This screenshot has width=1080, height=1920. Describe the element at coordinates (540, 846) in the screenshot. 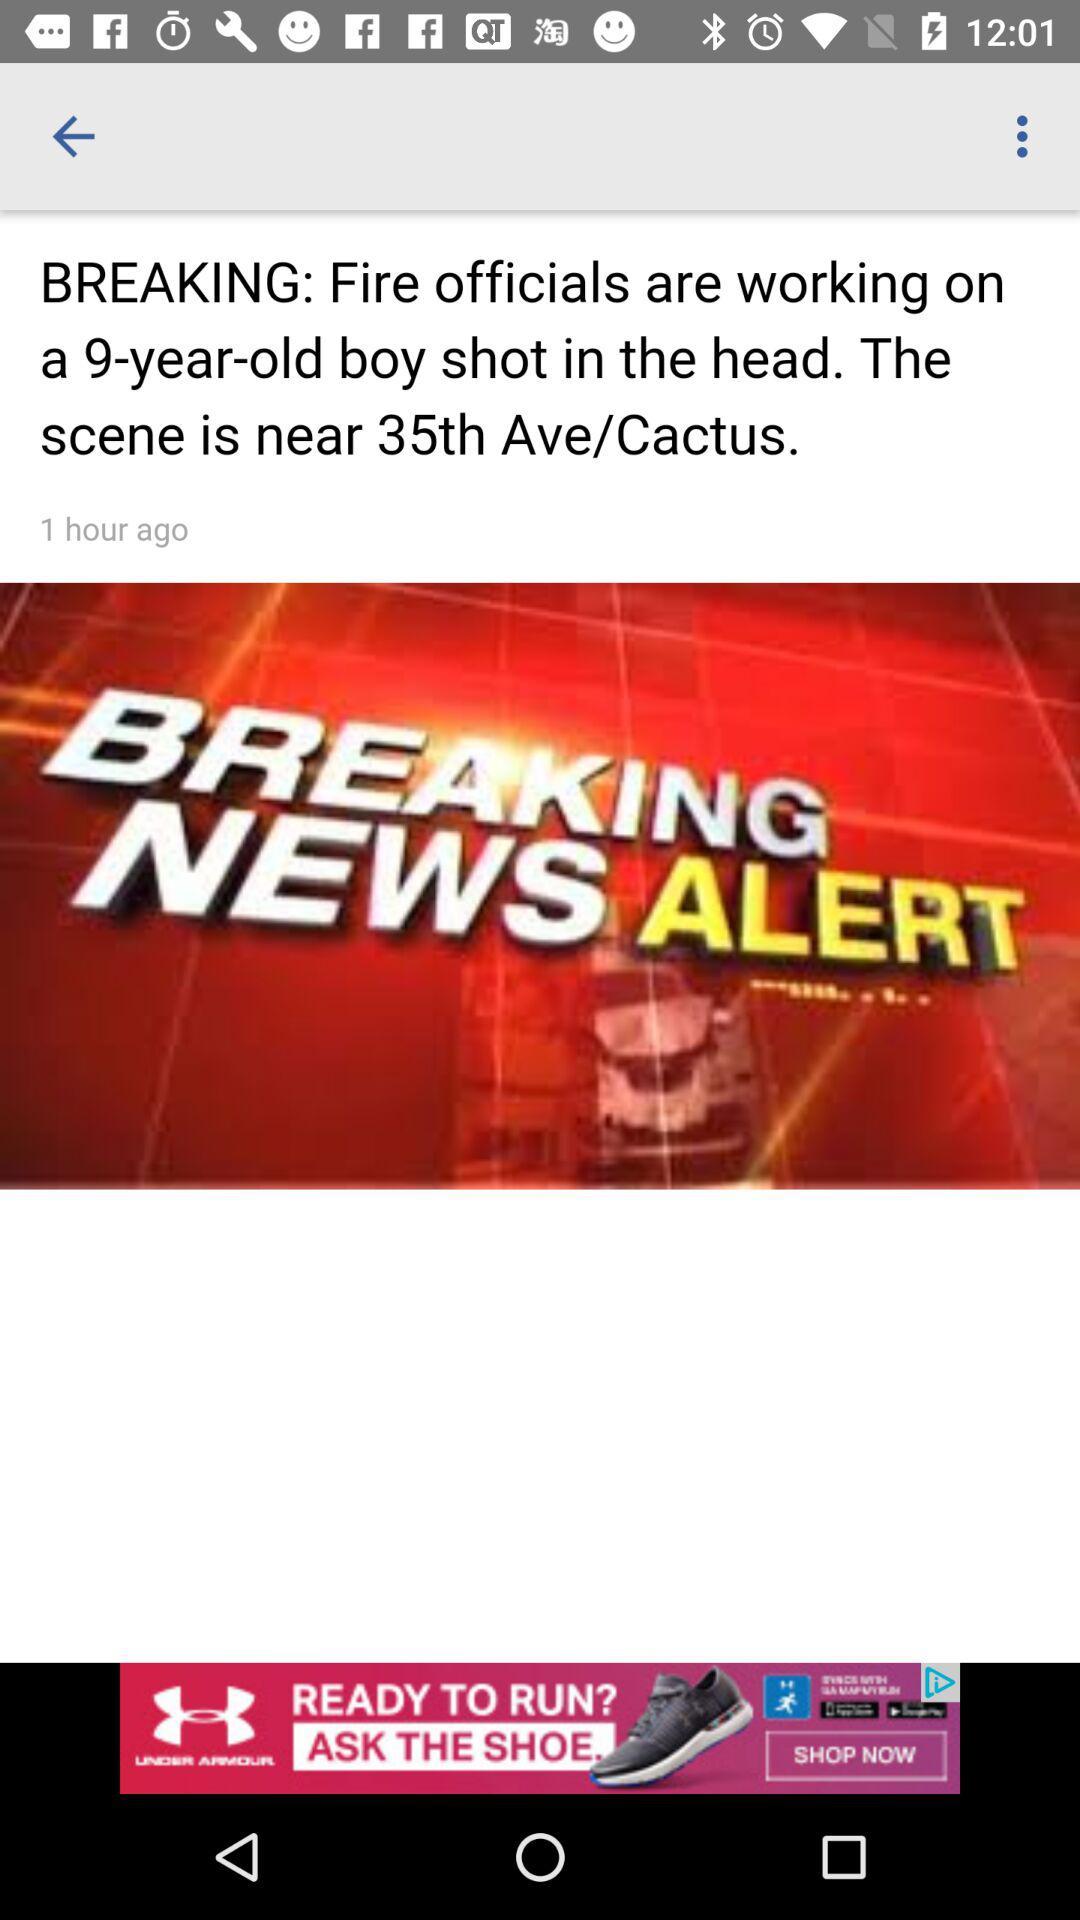

I see `open article` at that location.